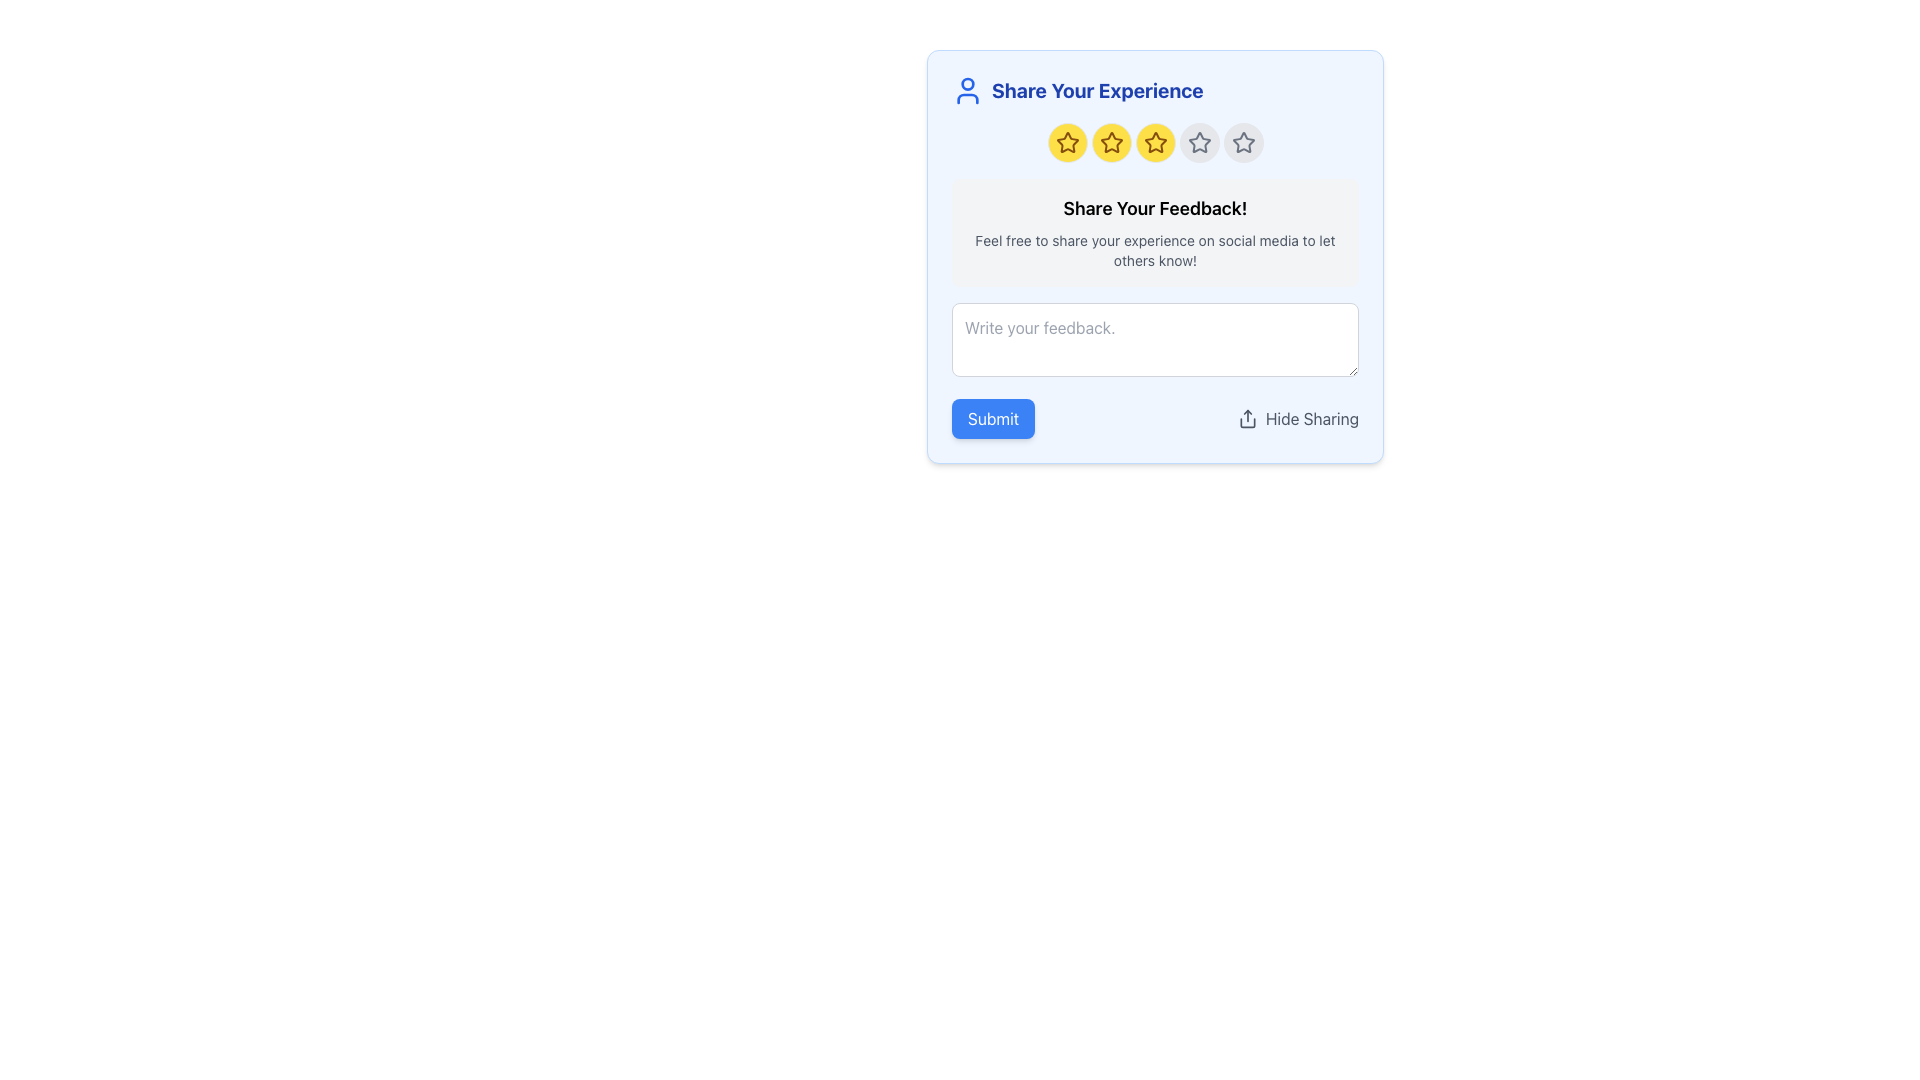 The width and height of the screenshot is (1920, 1080). I want to click on the second yellow star icon in the rating sequence, so click(1110, 141).